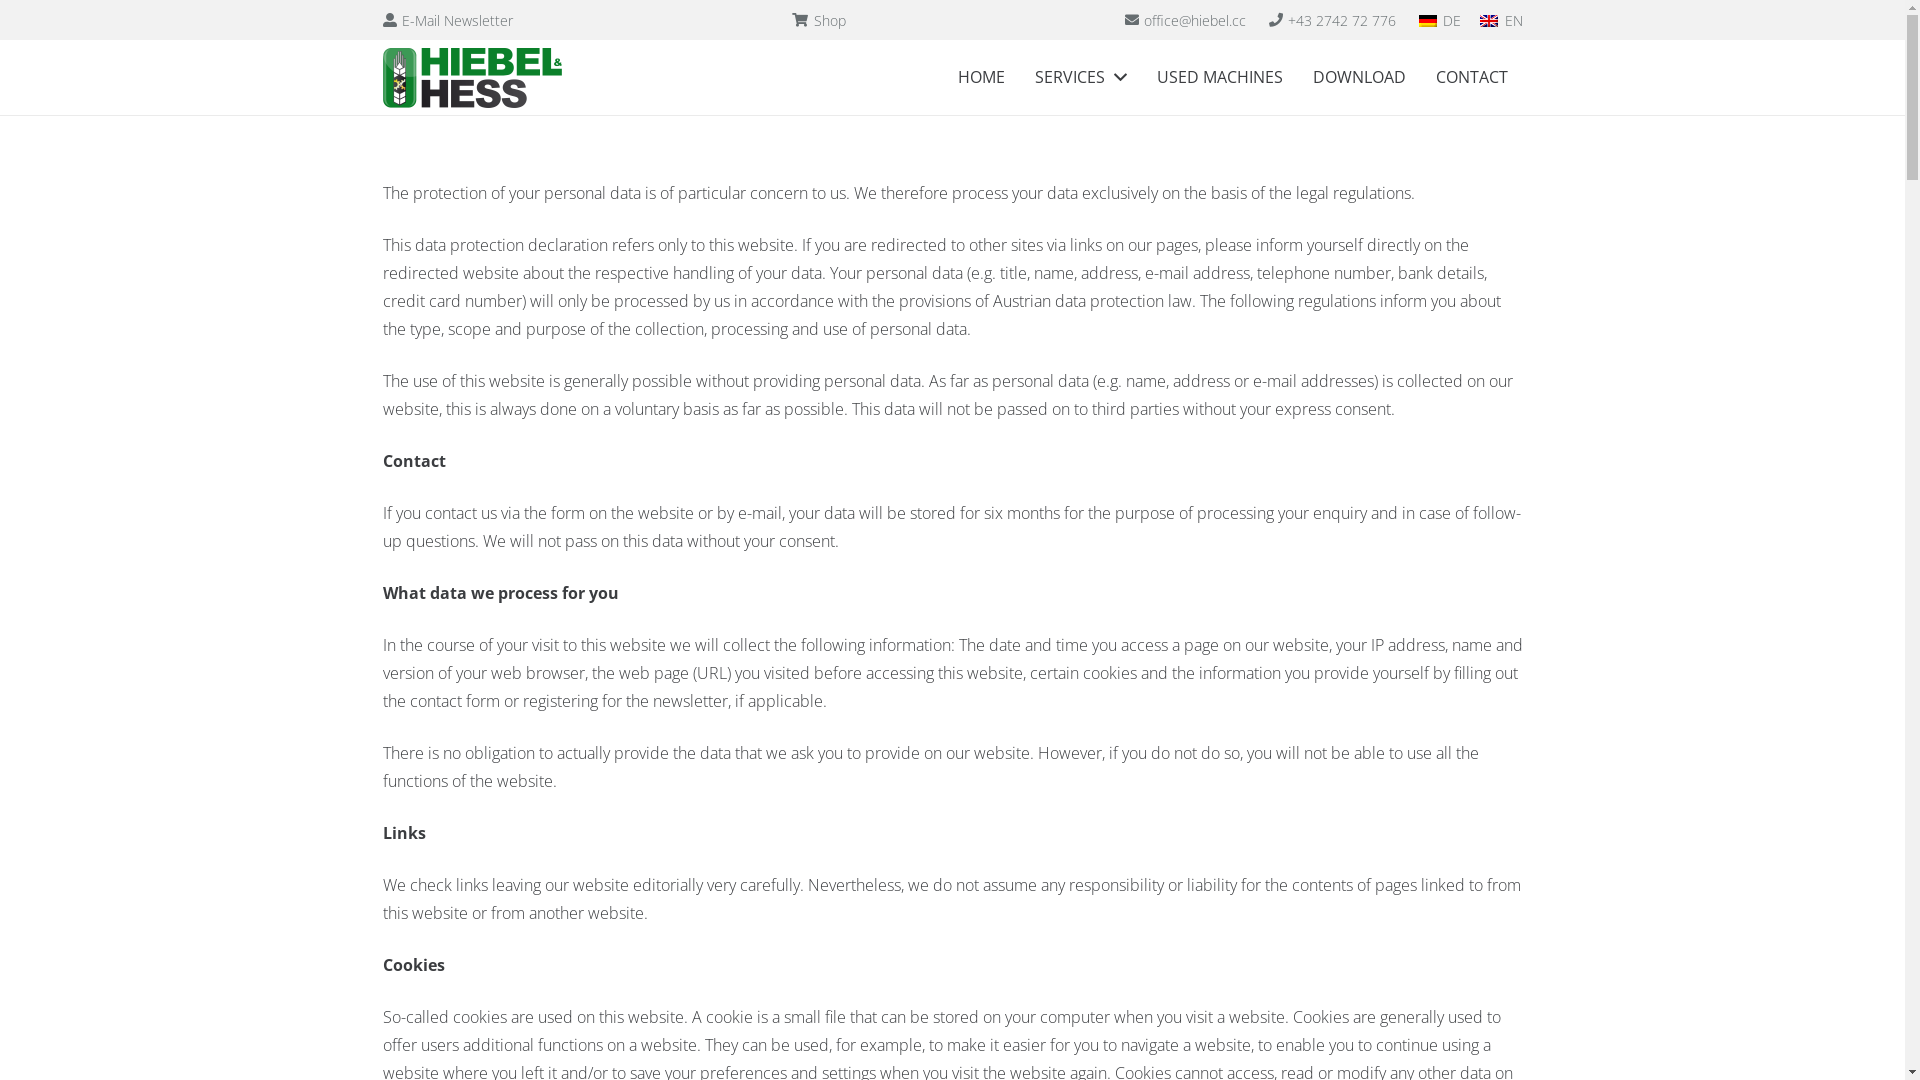 The height and width of the screenshot is (1080, 1920). Describe the element at coordinates (1185, 19) in the screenshot. I see `'office@hiebel.cc'` at that location.